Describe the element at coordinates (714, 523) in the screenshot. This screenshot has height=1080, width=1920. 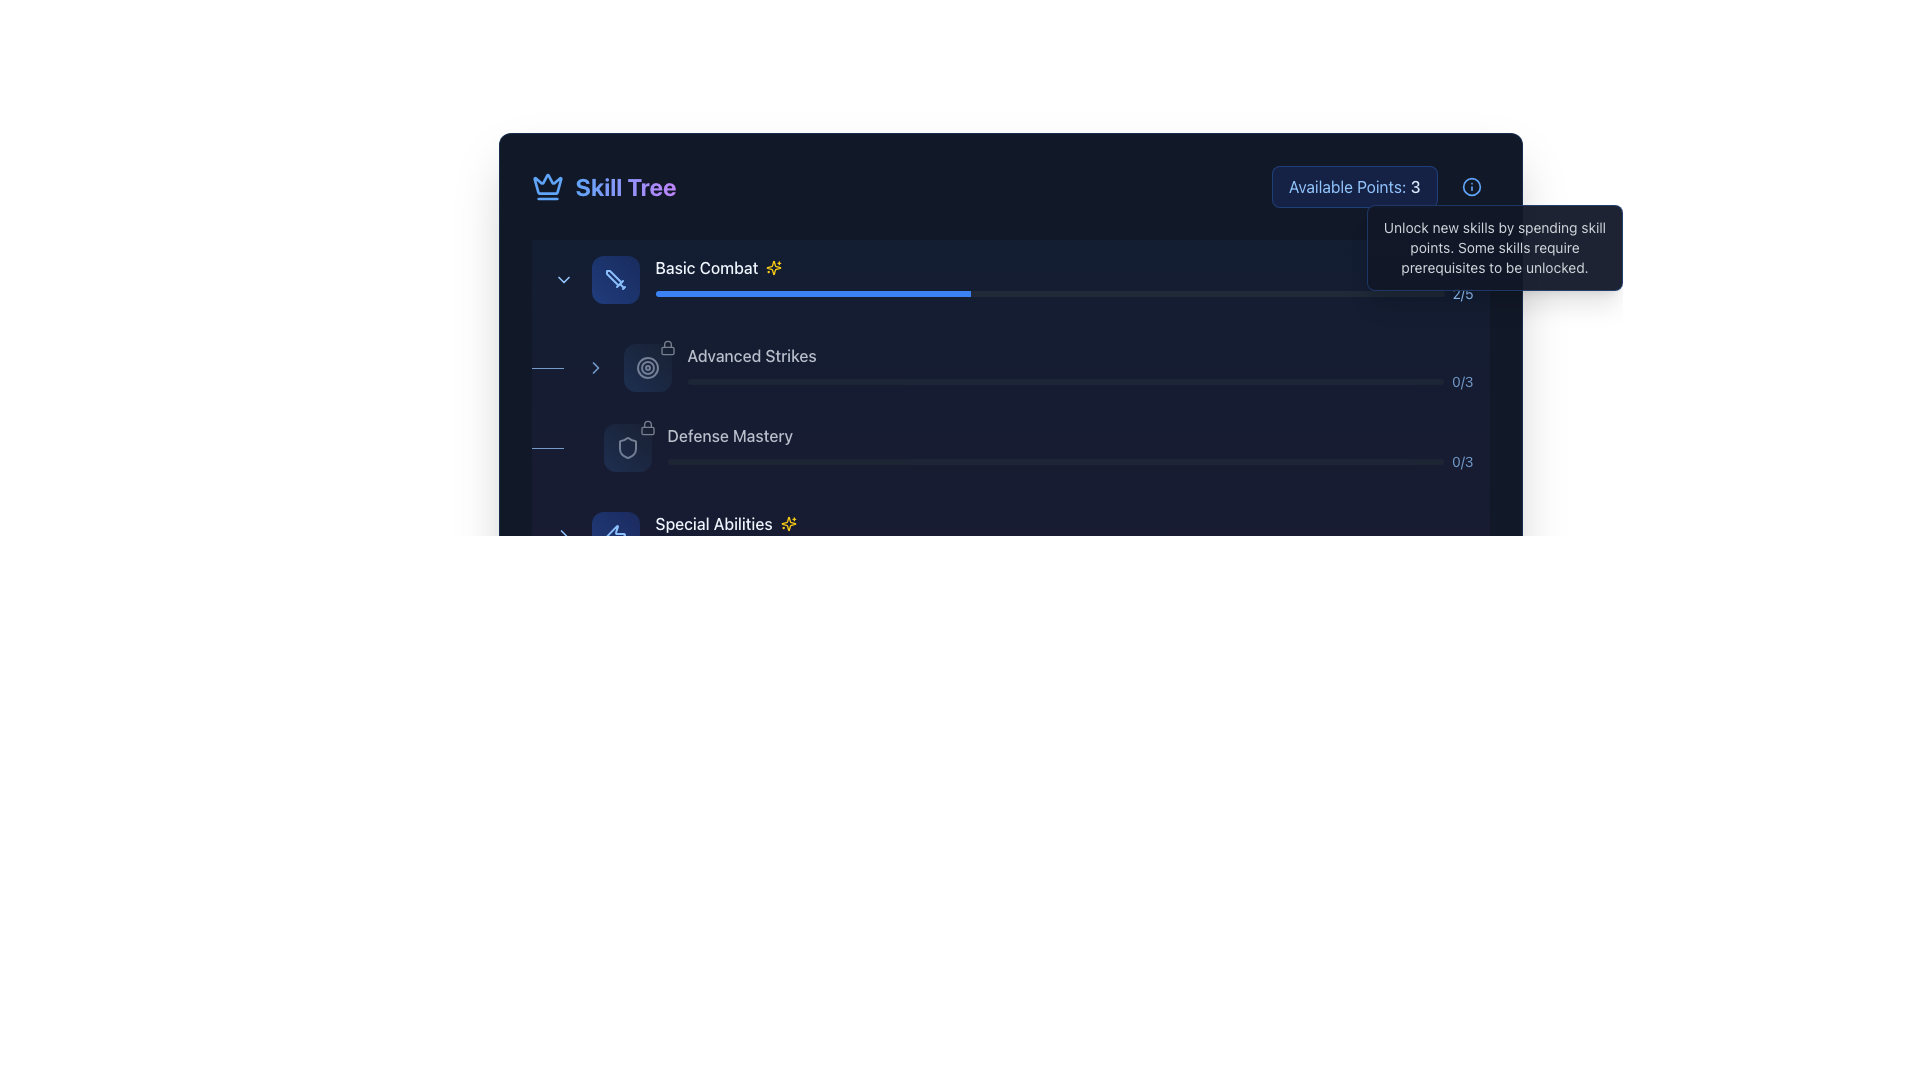
I see `the 'Special Abilities' text label, which is the fourth item in the skill tree list, located under 'Defense Mastery'` at that location.